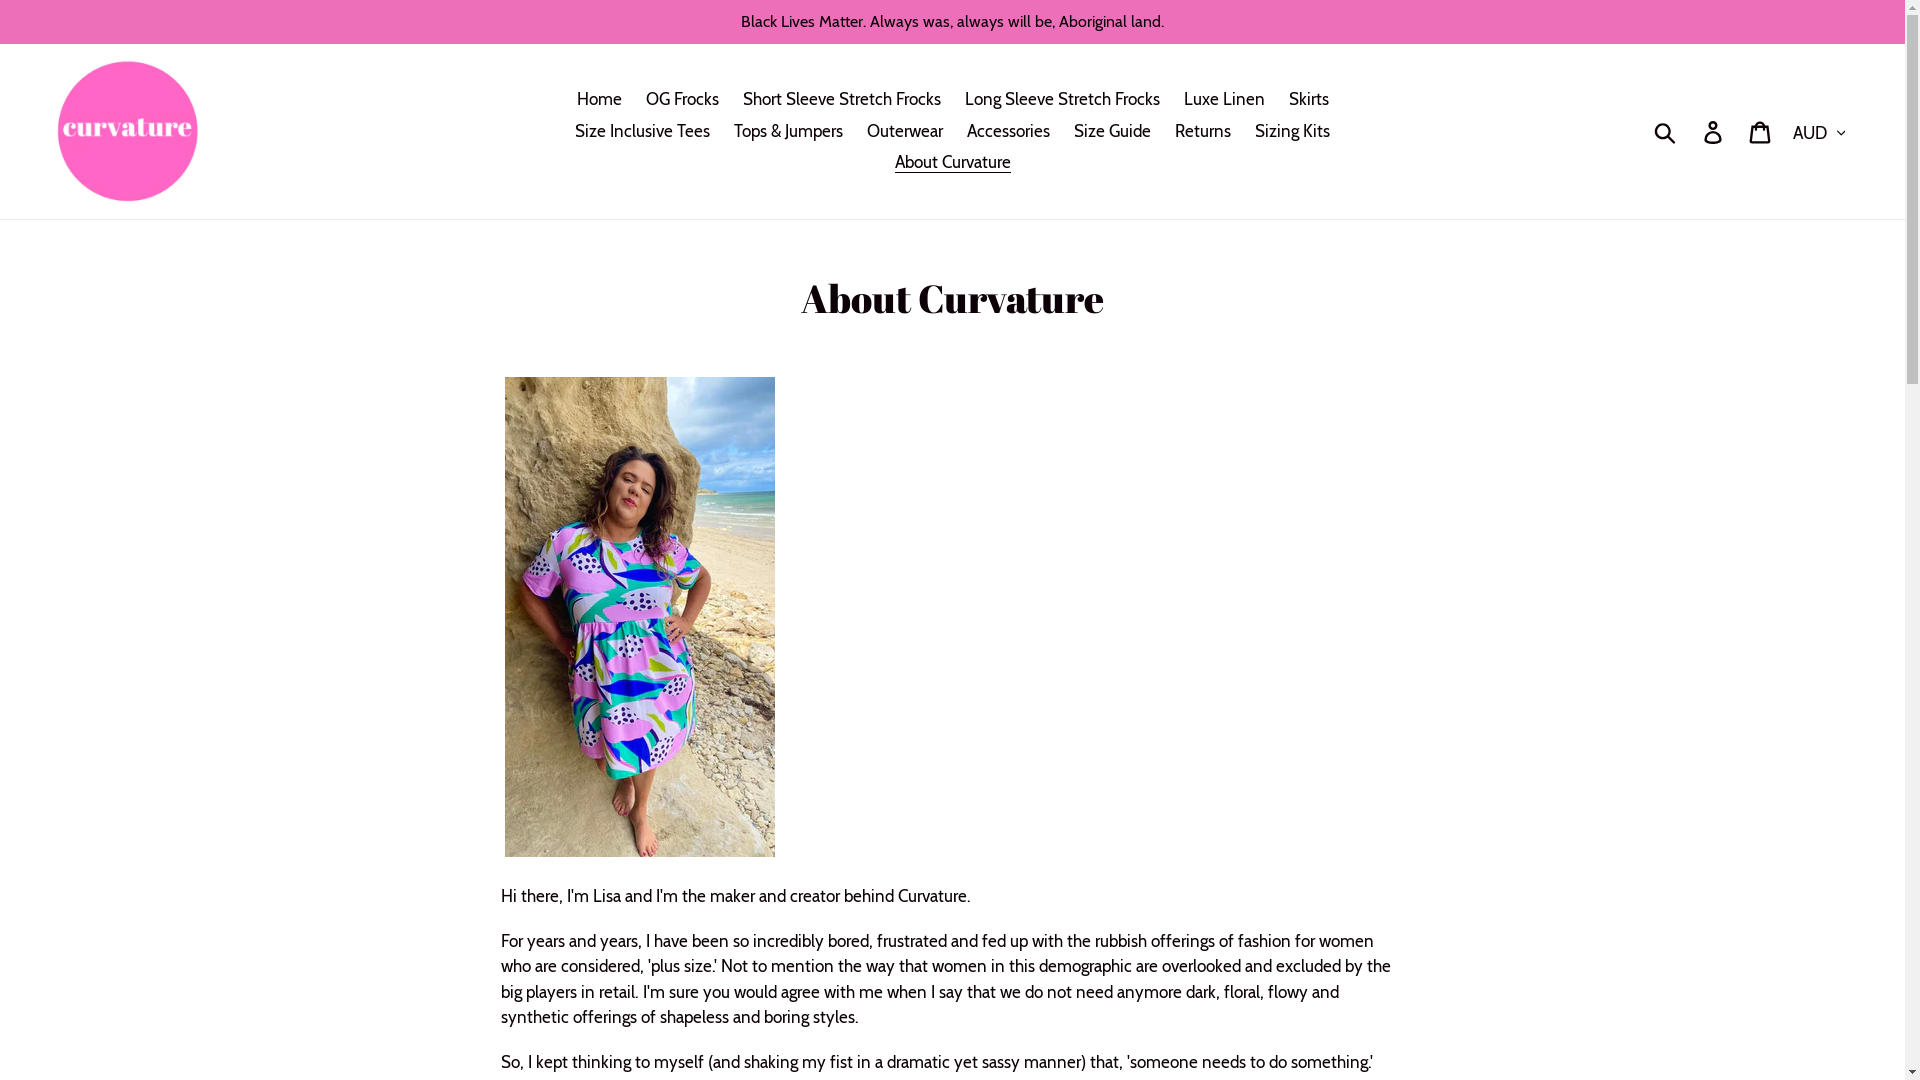  Describe the element at coordinates (1243, 131) in the screenshot. I see `'Sizing Kits'` at that location.